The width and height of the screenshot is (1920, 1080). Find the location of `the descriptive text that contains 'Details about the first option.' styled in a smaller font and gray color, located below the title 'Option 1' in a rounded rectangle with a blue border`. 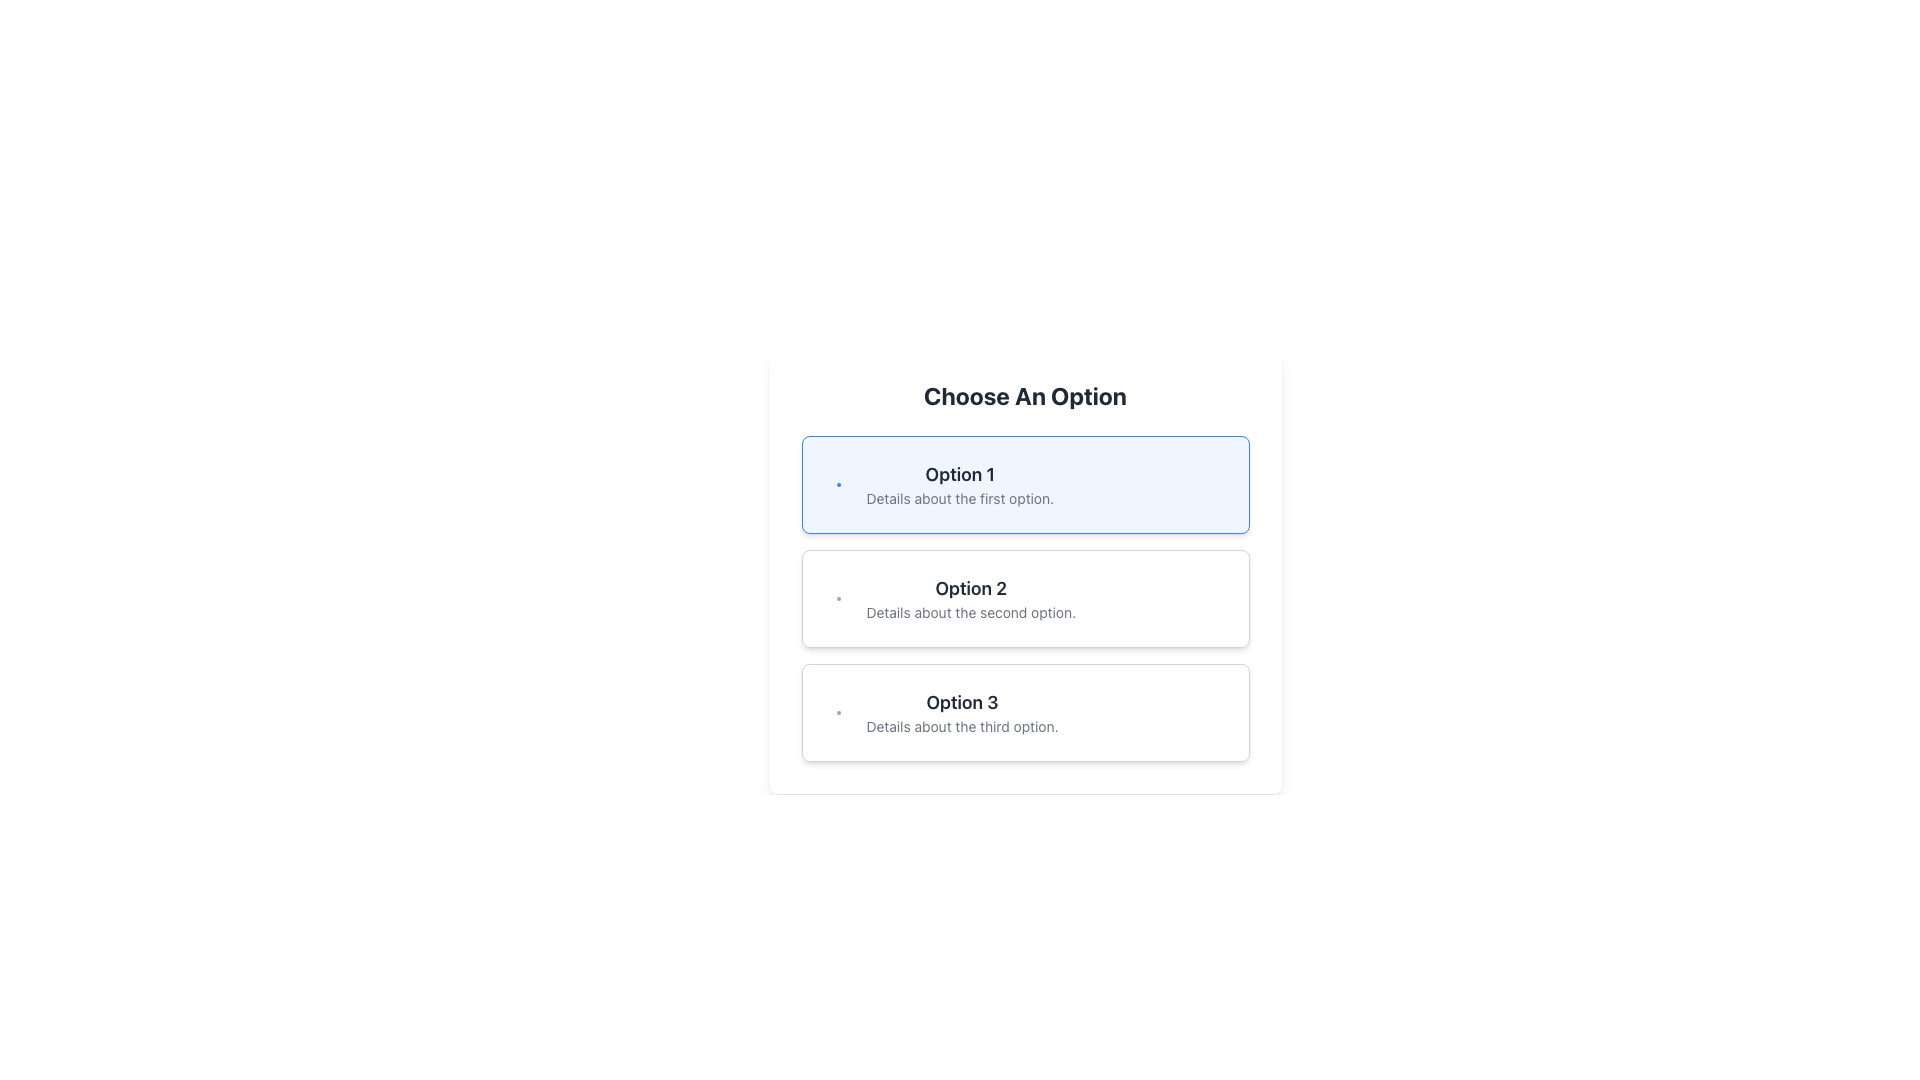

the descriptive text that contains 'Details about the first option.' styled in a smaller font and gray color, located below the title 'Option 1' in a rounded rectangle with a blue border is located at coordinates (960, 497).